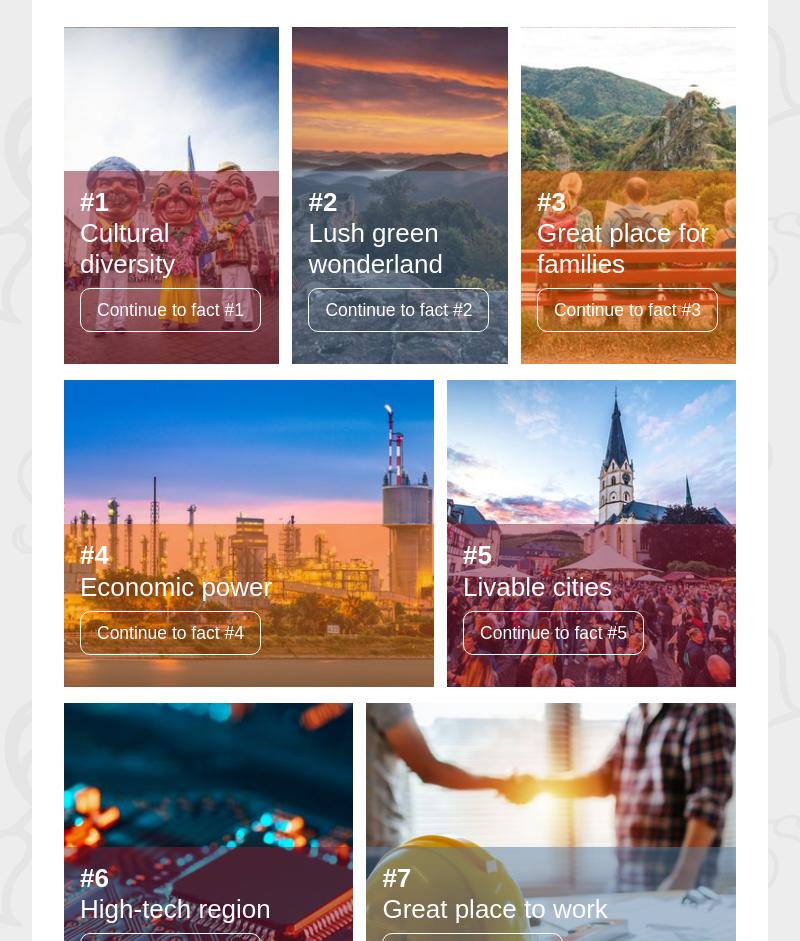 This screenshot has height=941, width=800. What do you see at coordinates (96, 631) in the screenshot?
I see `'Continue to fact #4'` at bounding box center [96, 631].